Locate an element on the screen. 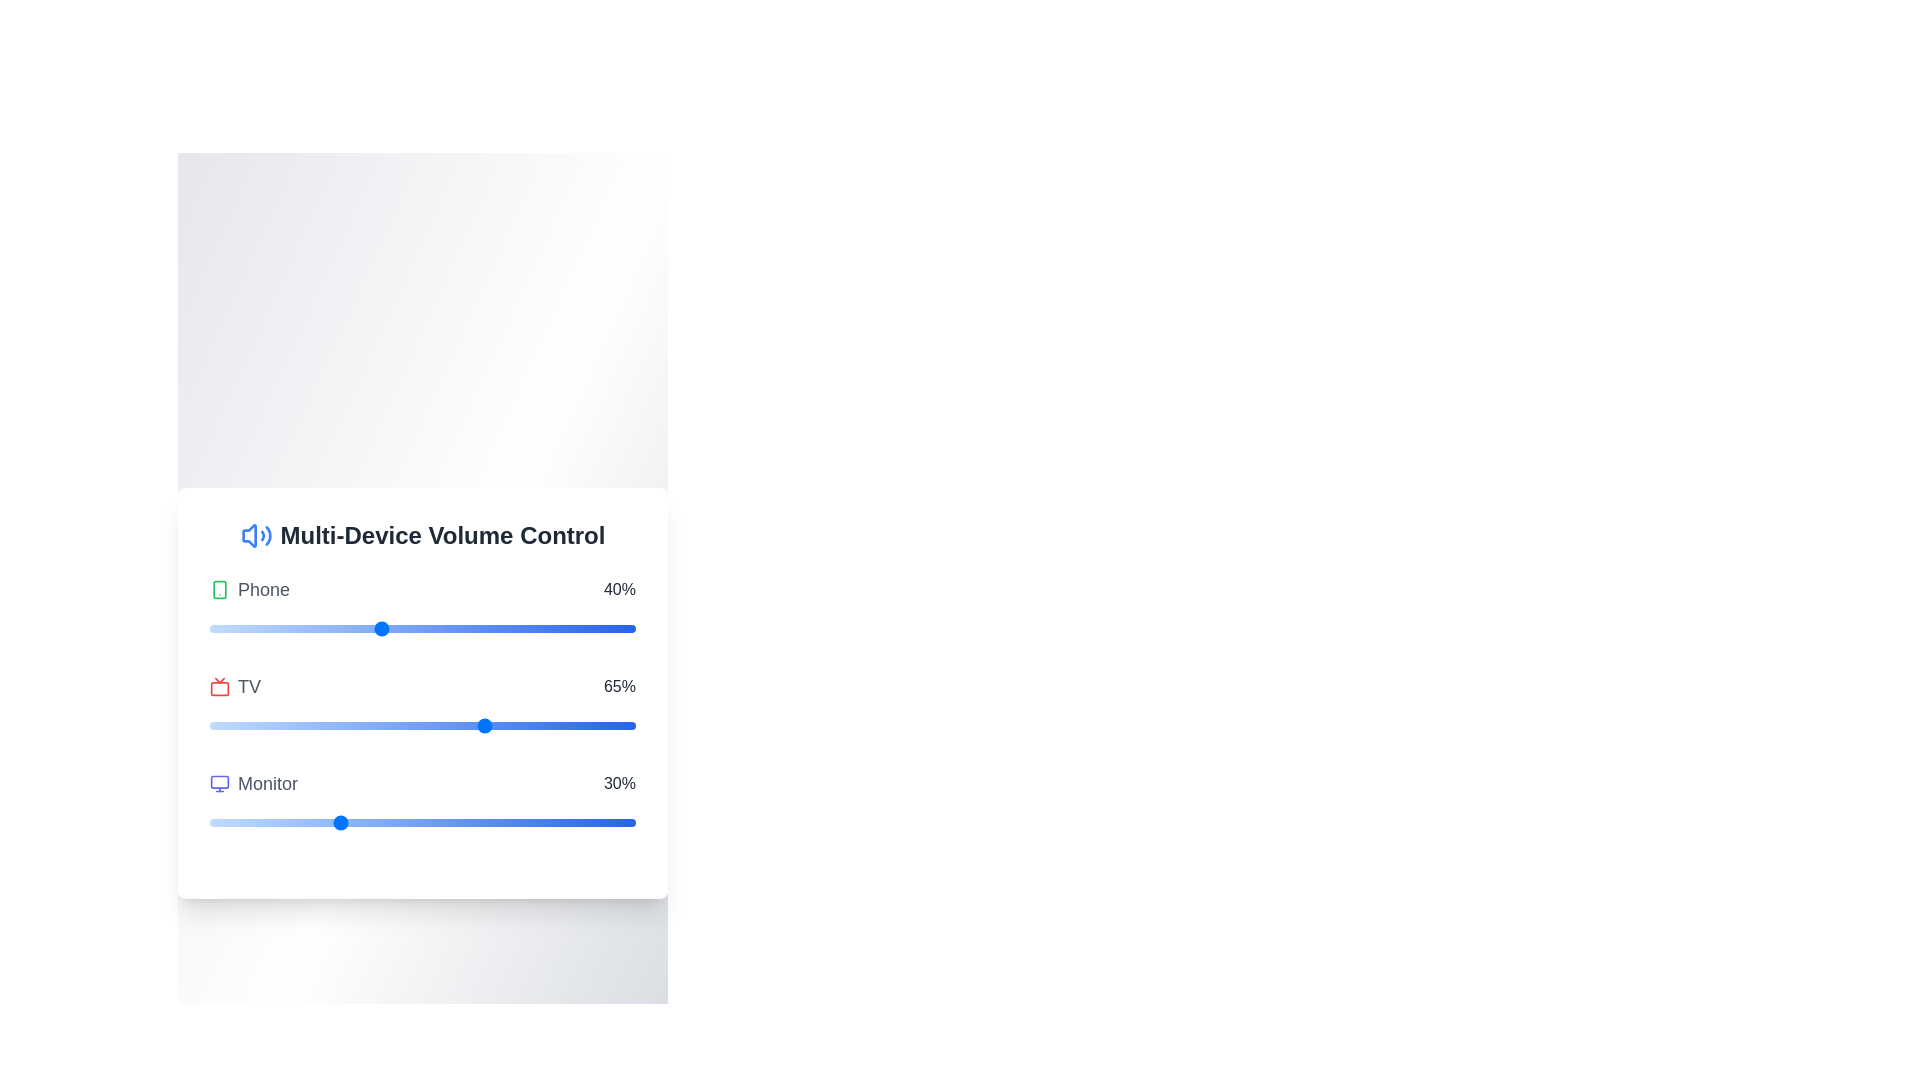 The image size is (1920, 1080). the Information display row for 'Monitor' in the Multi-Device Volume Control interface is located at coordinates (421, 782).